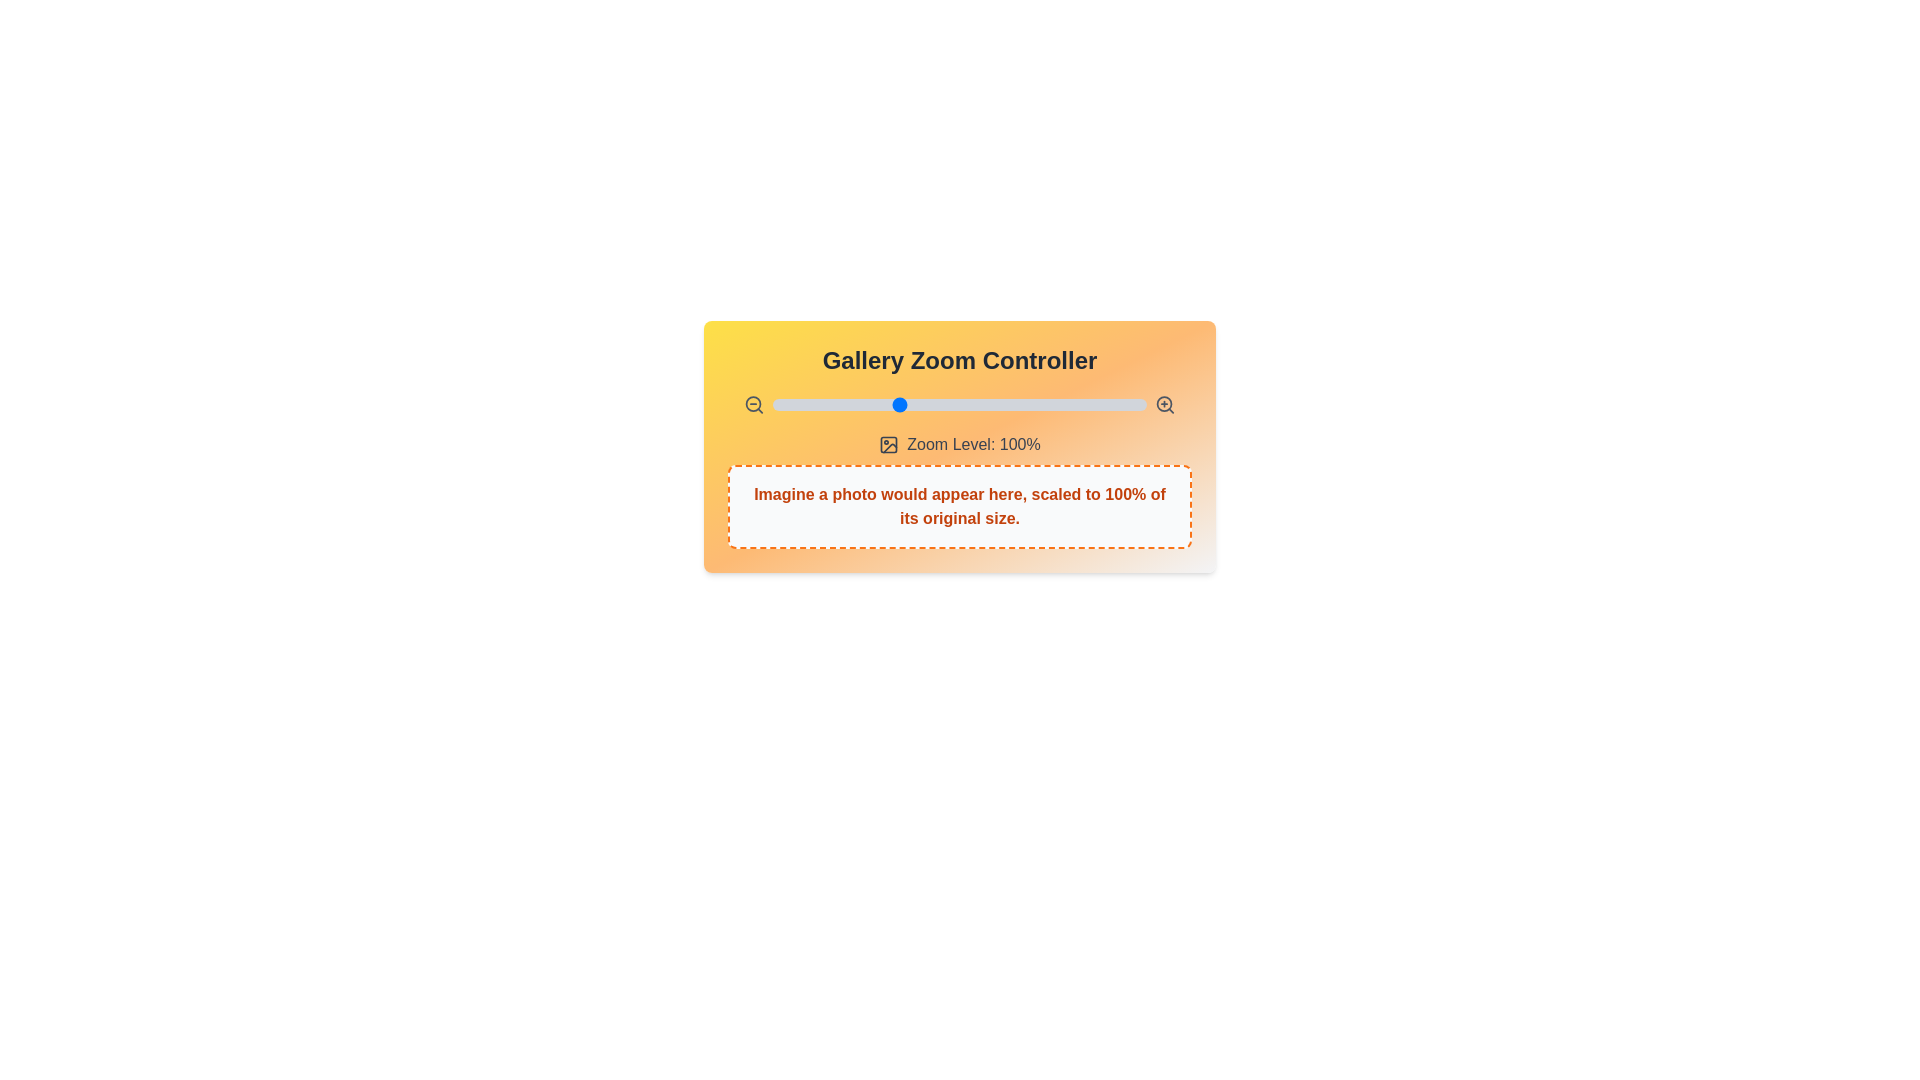  Describe the element at coordinates (1165, 405) in the screenshot. I see `zoom-in button to increase the zoom level` at that location.